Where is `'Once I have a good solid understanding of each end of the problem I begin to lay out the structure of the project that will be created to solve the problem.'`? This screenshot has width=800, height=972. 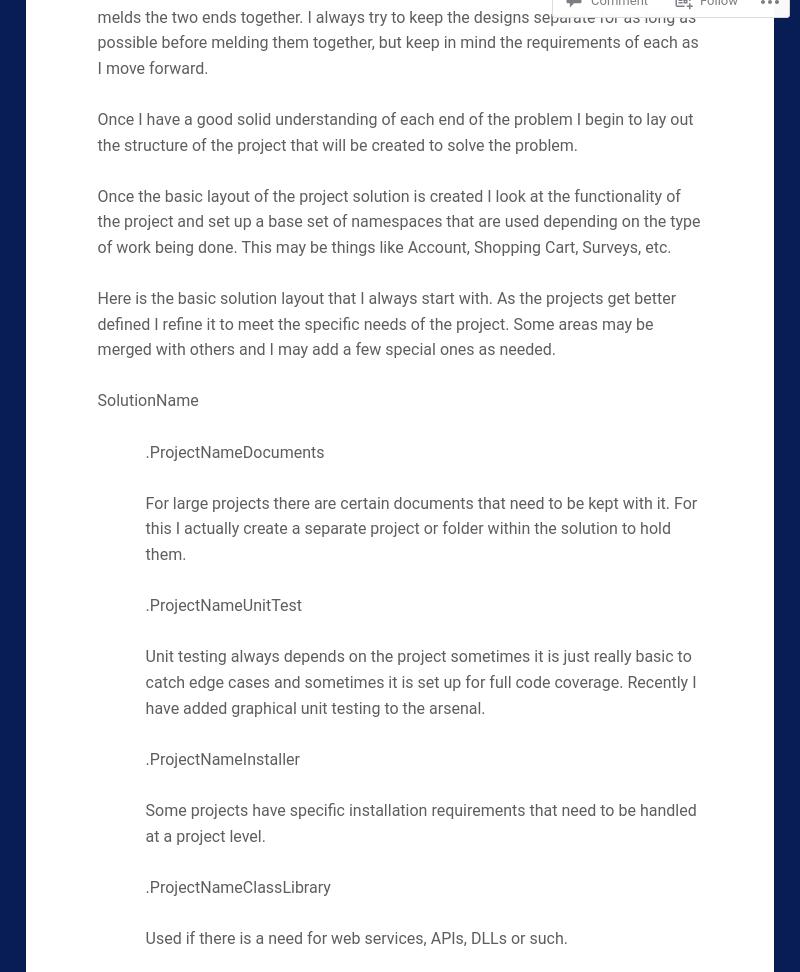 'Once I have a good solid understanding of each end of the problem I begin to lay out the structure of the project that will be created to solve the problem.' is located at coordinates (393, 131).